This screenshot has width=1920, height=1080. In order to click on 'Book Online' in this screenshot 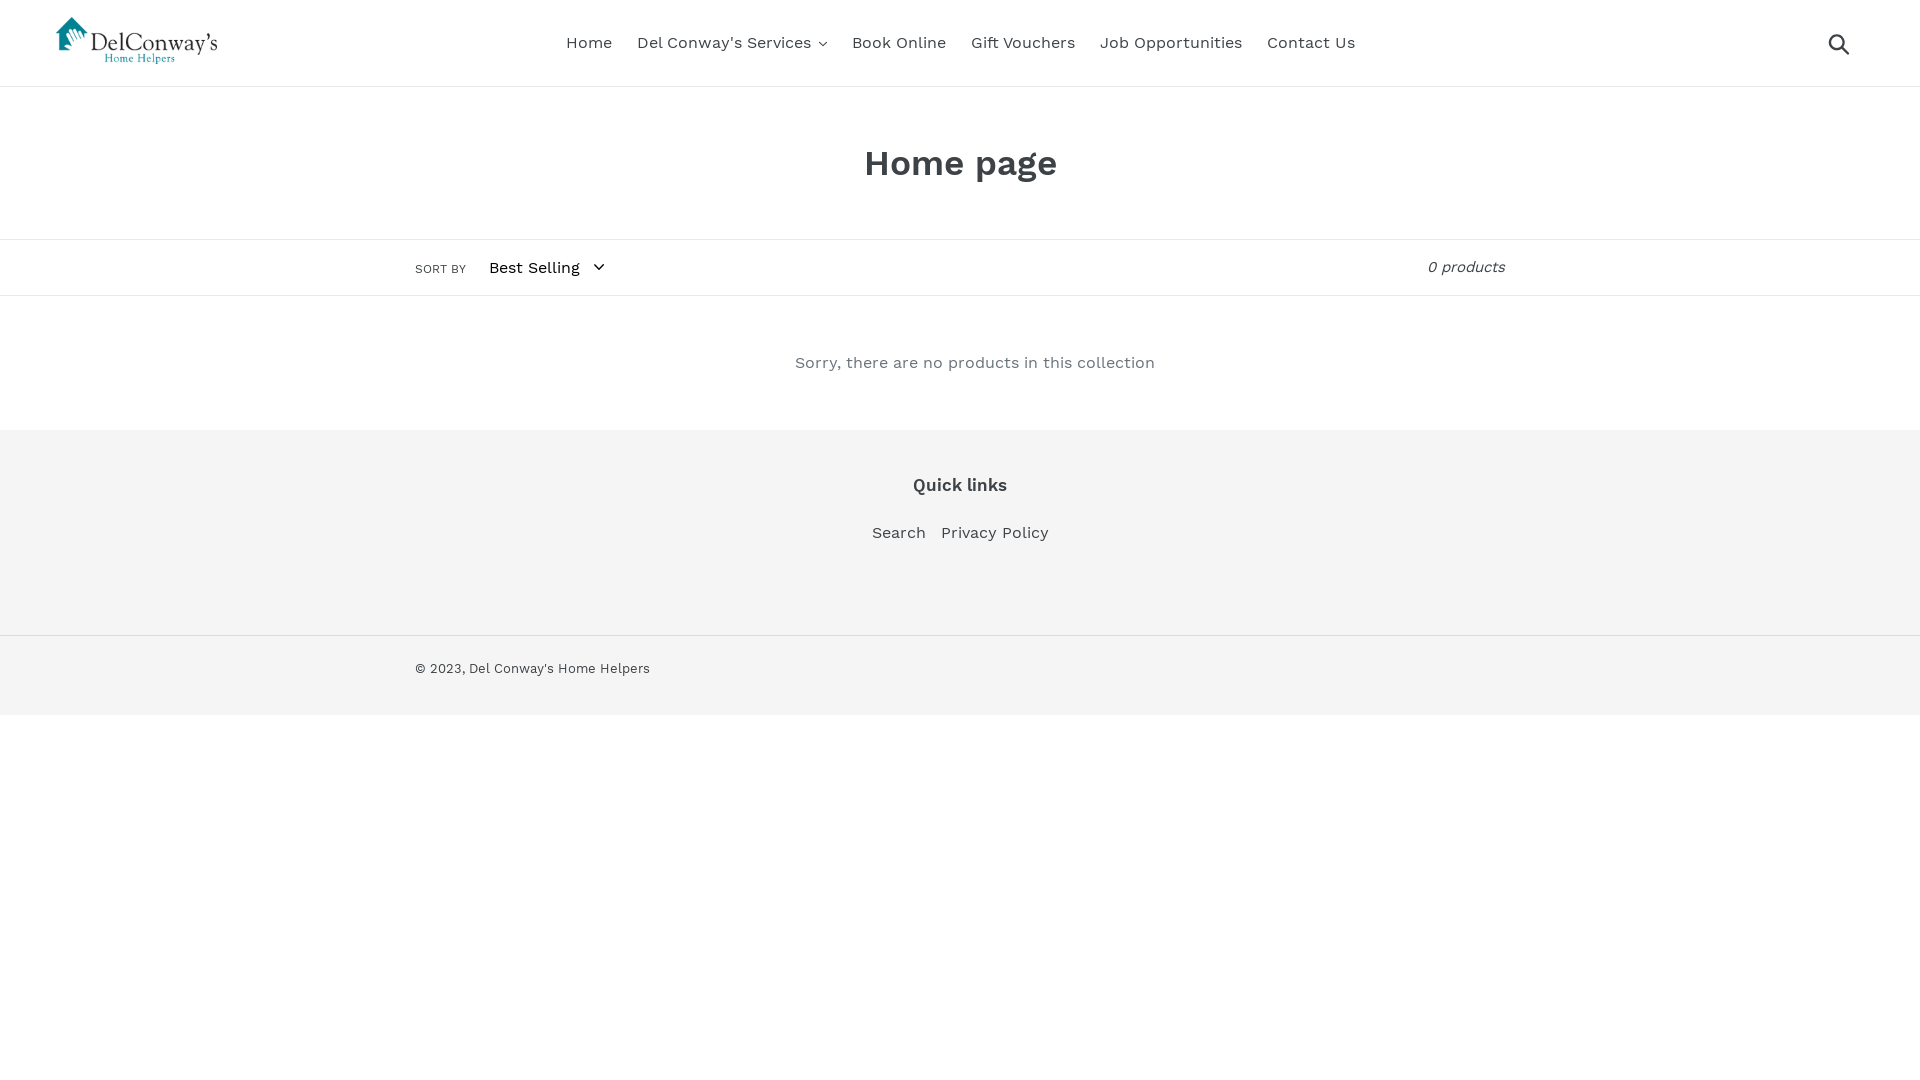, I will do `click(897, 42)`.